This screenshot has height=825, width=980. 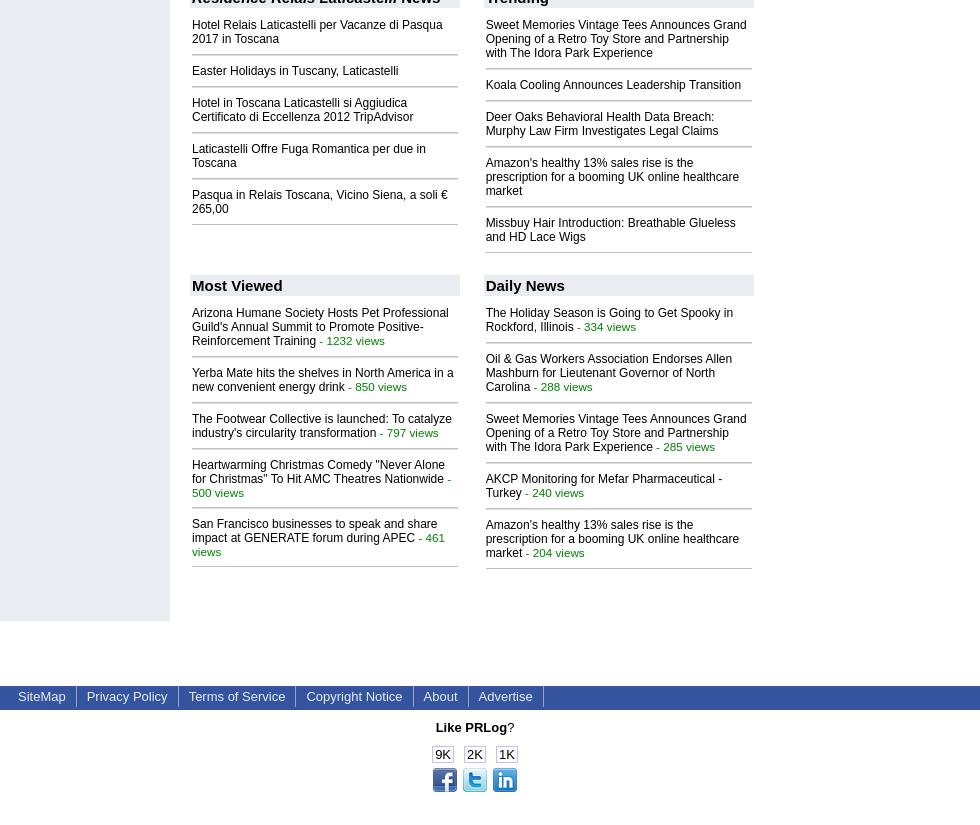 I want to click on 'The Holiday Season is Going to Get Spooky in Rockford, Illinois', so click(x=608, y=319).